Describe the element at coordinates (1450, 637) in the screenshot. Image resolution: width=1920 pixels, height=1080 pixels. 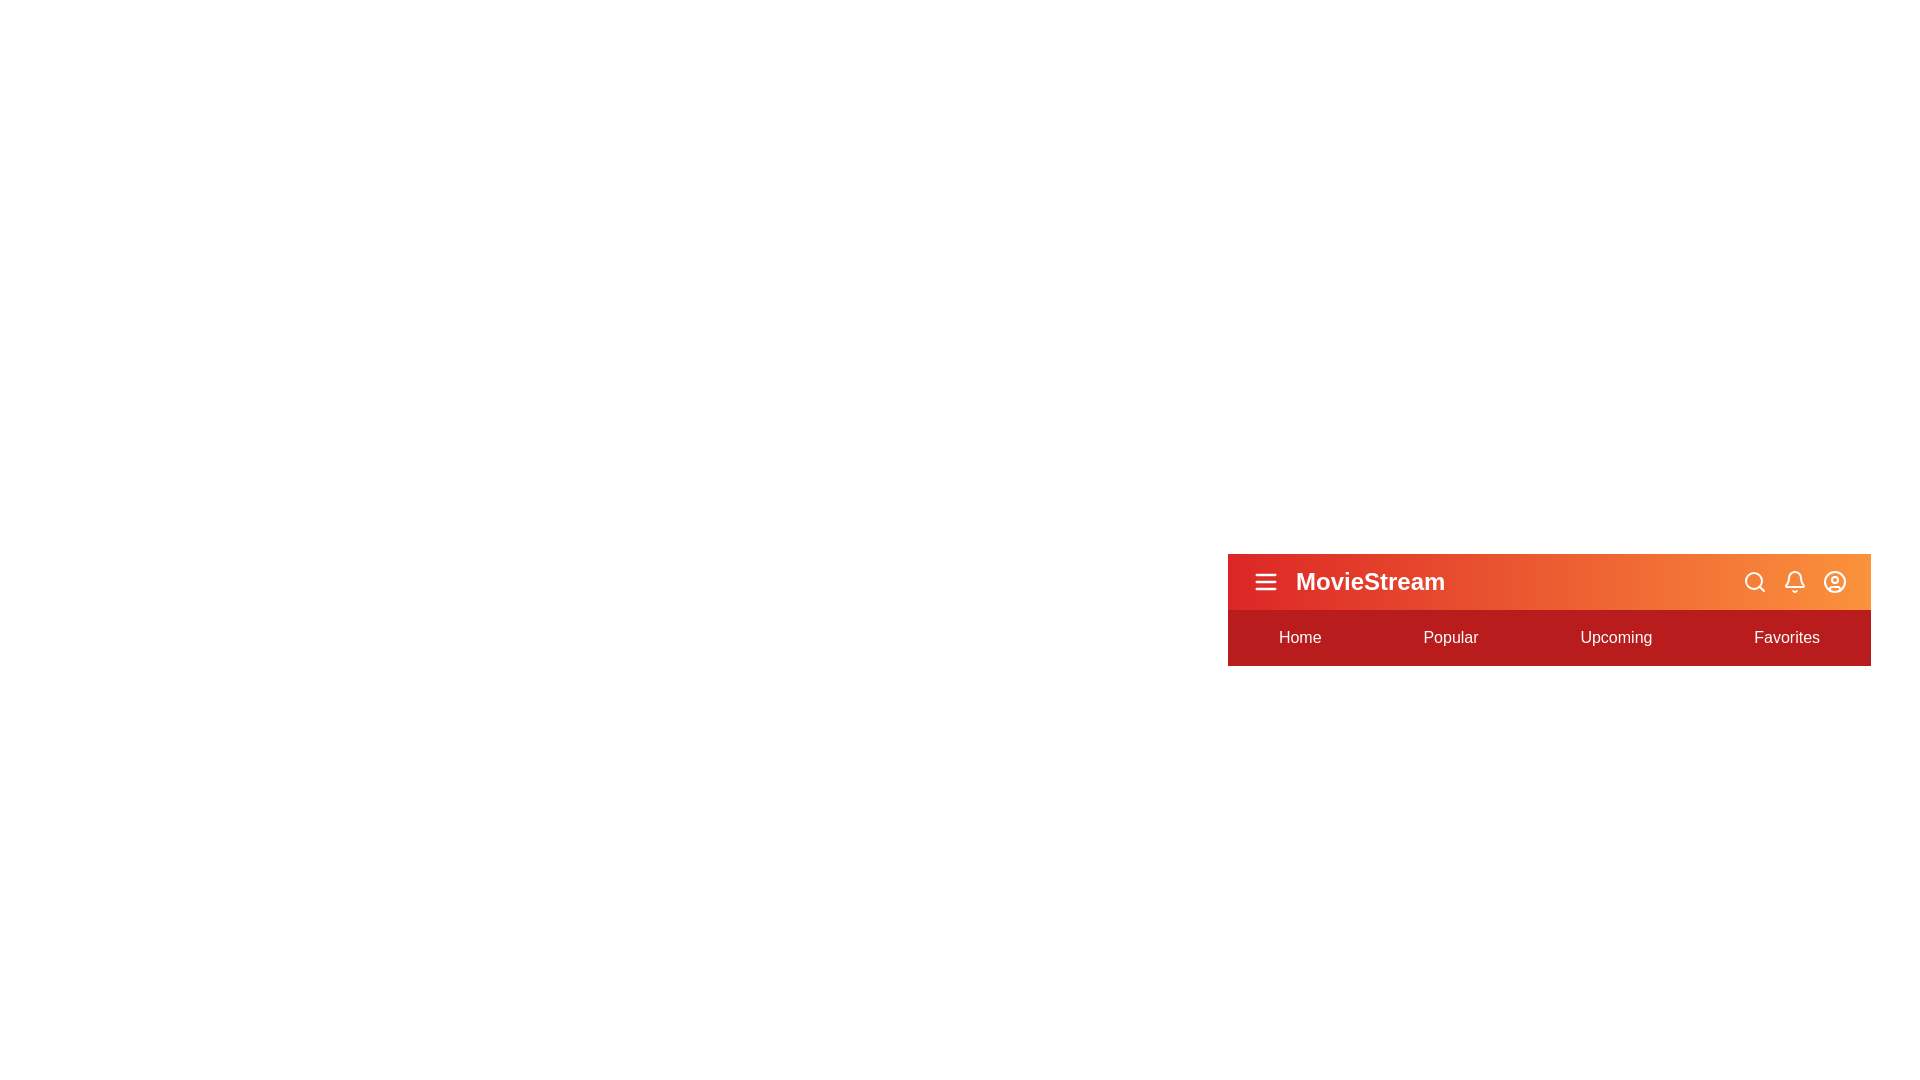
I see `the navigation option Popular to highlight it` at that location.